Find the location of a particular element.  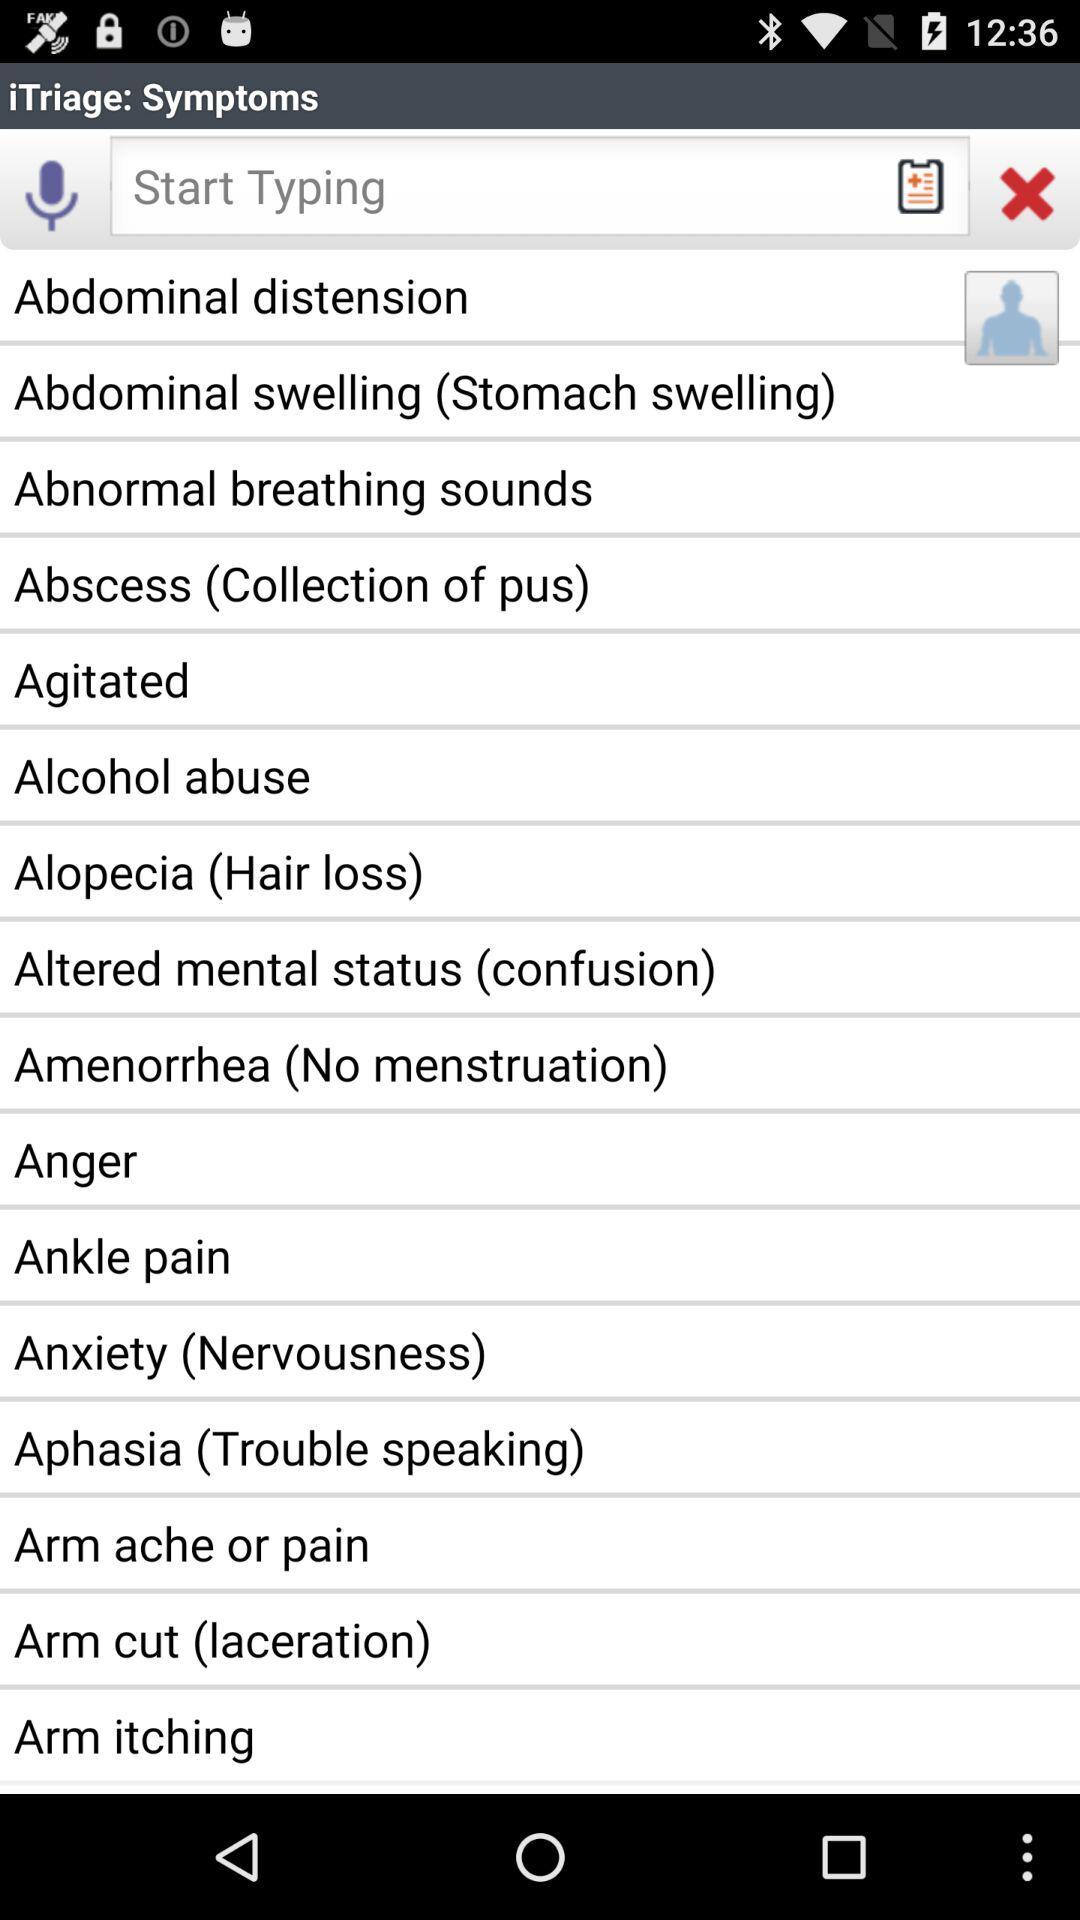

search bar is located at coordinates (540, 192).